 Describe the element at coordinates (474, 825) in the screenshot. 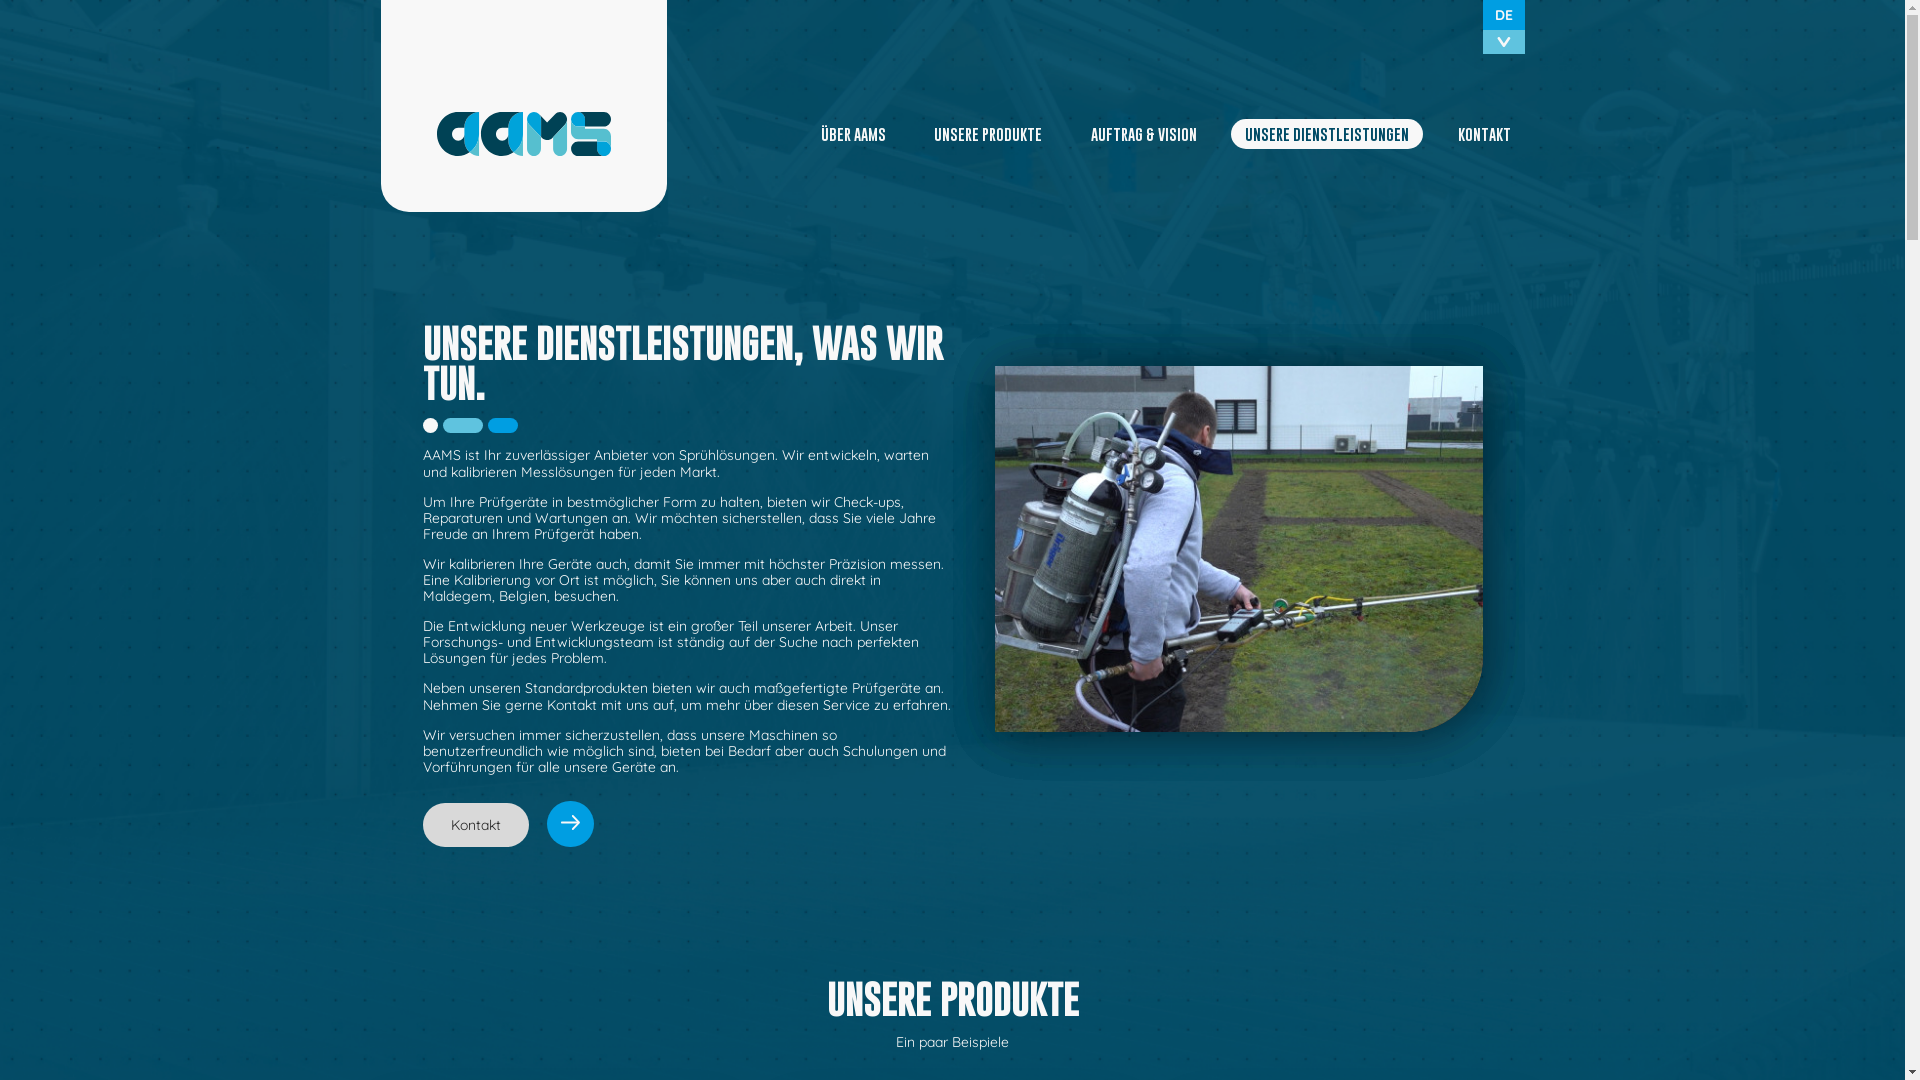

I see `'Kontakt'` at that location.